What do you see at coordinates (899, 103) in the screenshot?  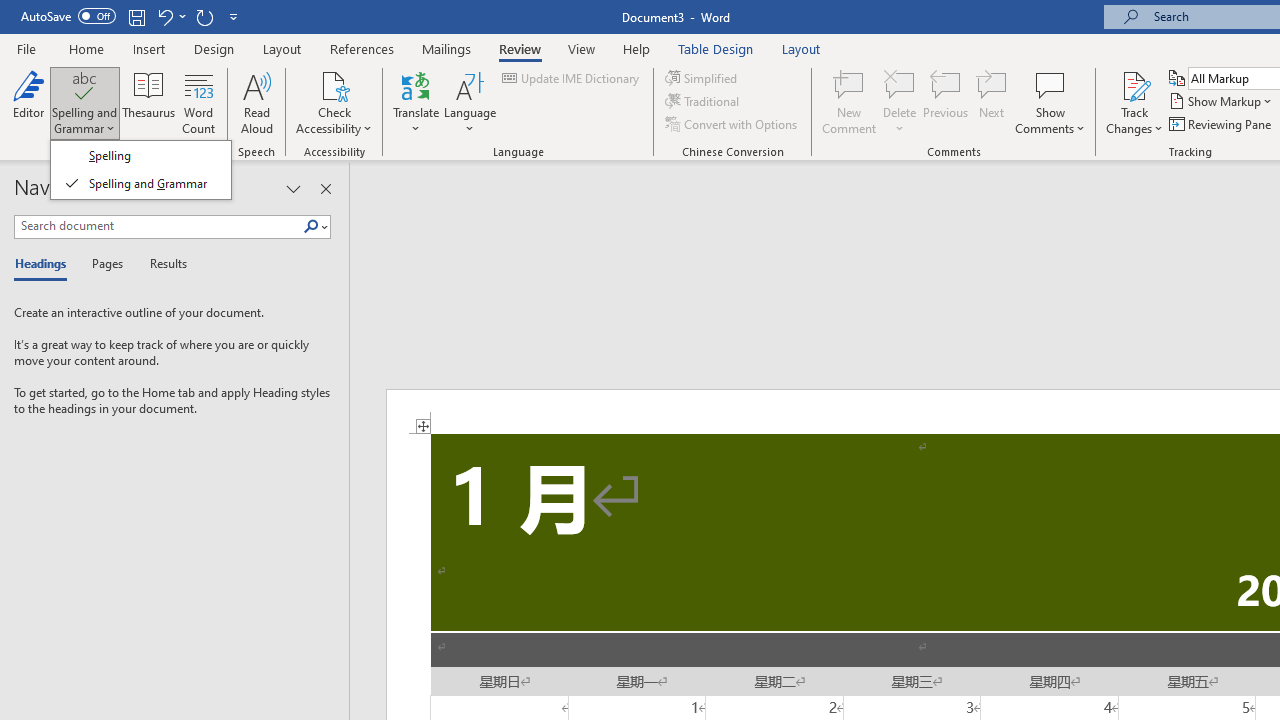 I see `'Delete'` at bounding box center [899, 103].